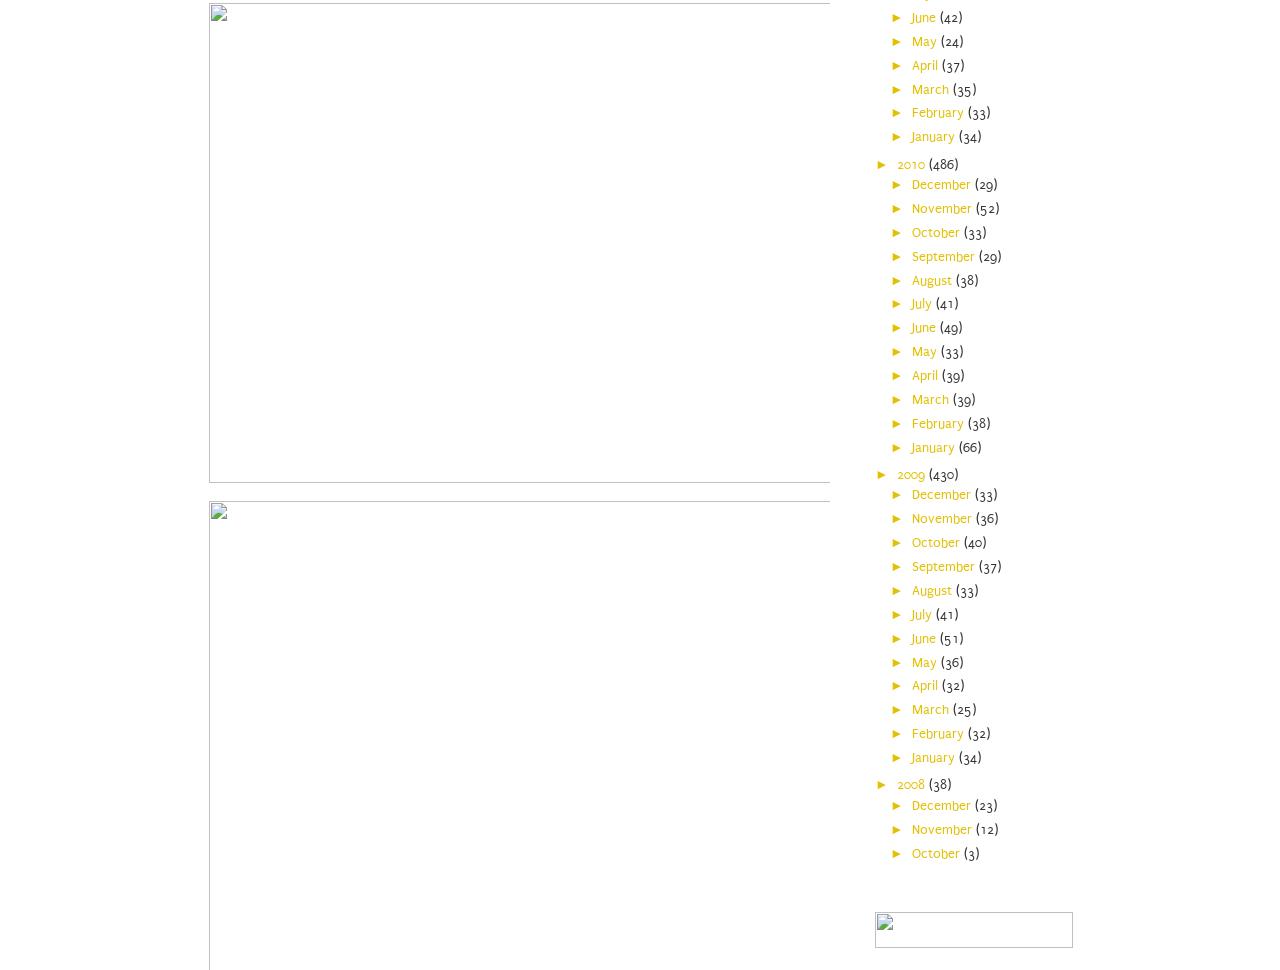 This screenshot has width=1280, height=970. Describe the element at coordinates (950, 40) in the screenshot. I see `'(24)'` at that location.